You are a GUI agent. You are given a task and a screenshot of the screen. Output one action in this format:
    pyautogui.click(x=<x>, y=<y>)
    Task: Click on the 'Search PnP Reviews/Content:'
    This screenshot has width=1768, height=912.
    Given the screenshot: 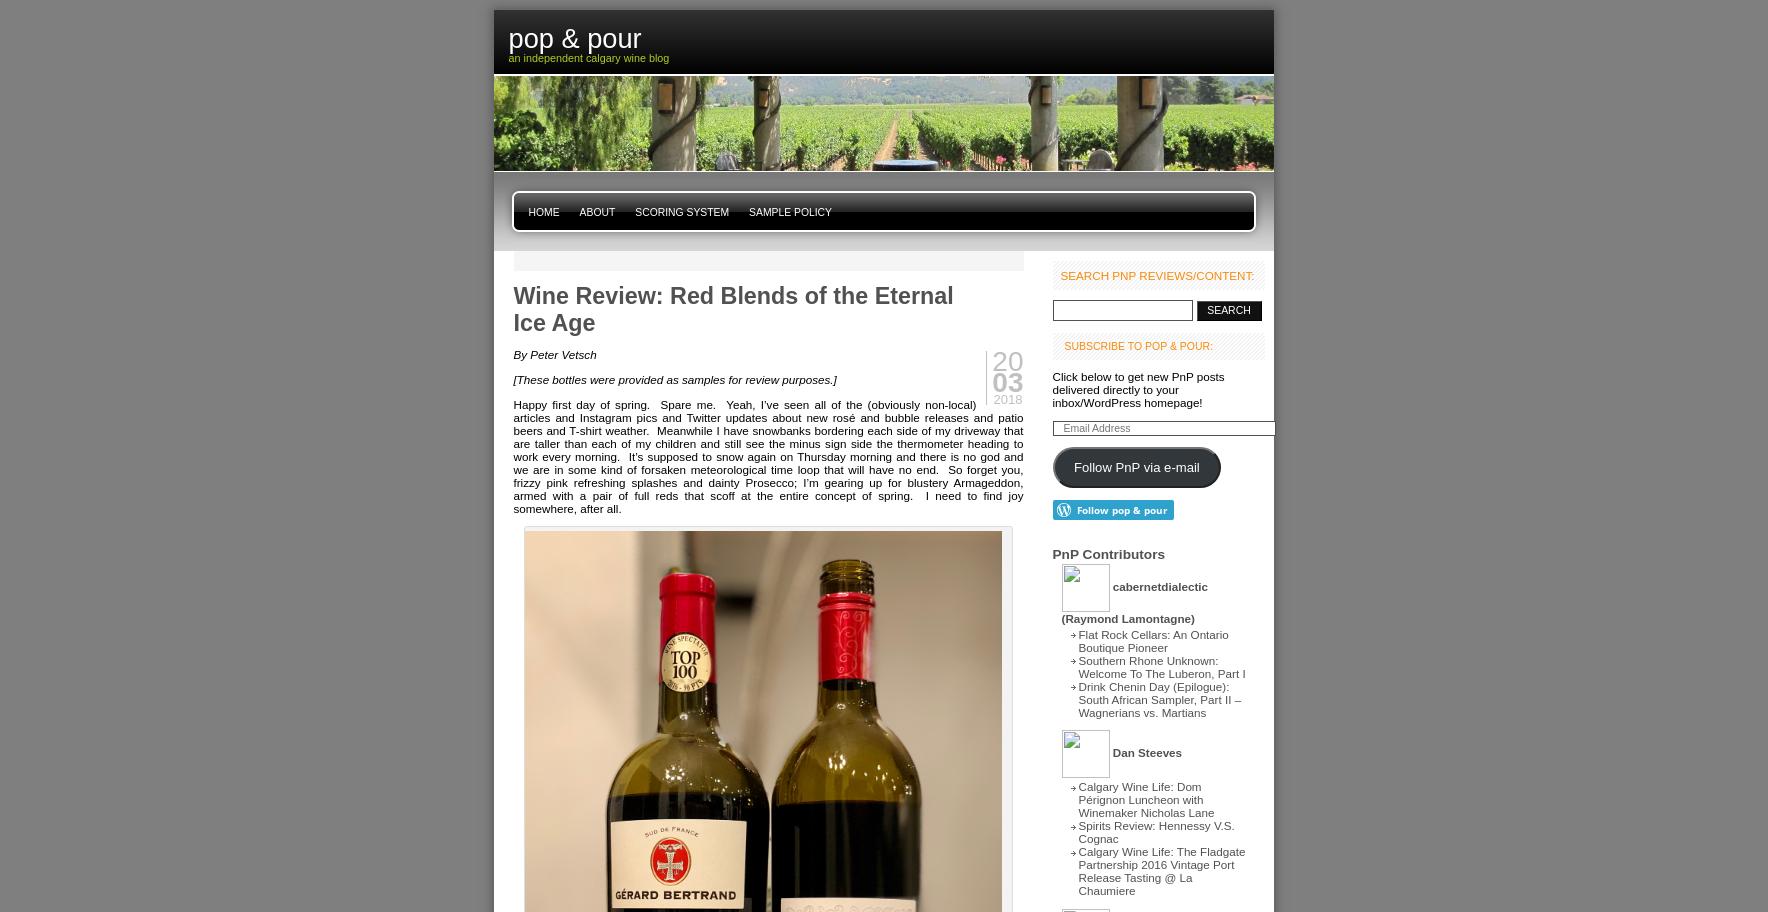 What is the action you would take?
    pyautogui.click(x=1156, y=274)
    